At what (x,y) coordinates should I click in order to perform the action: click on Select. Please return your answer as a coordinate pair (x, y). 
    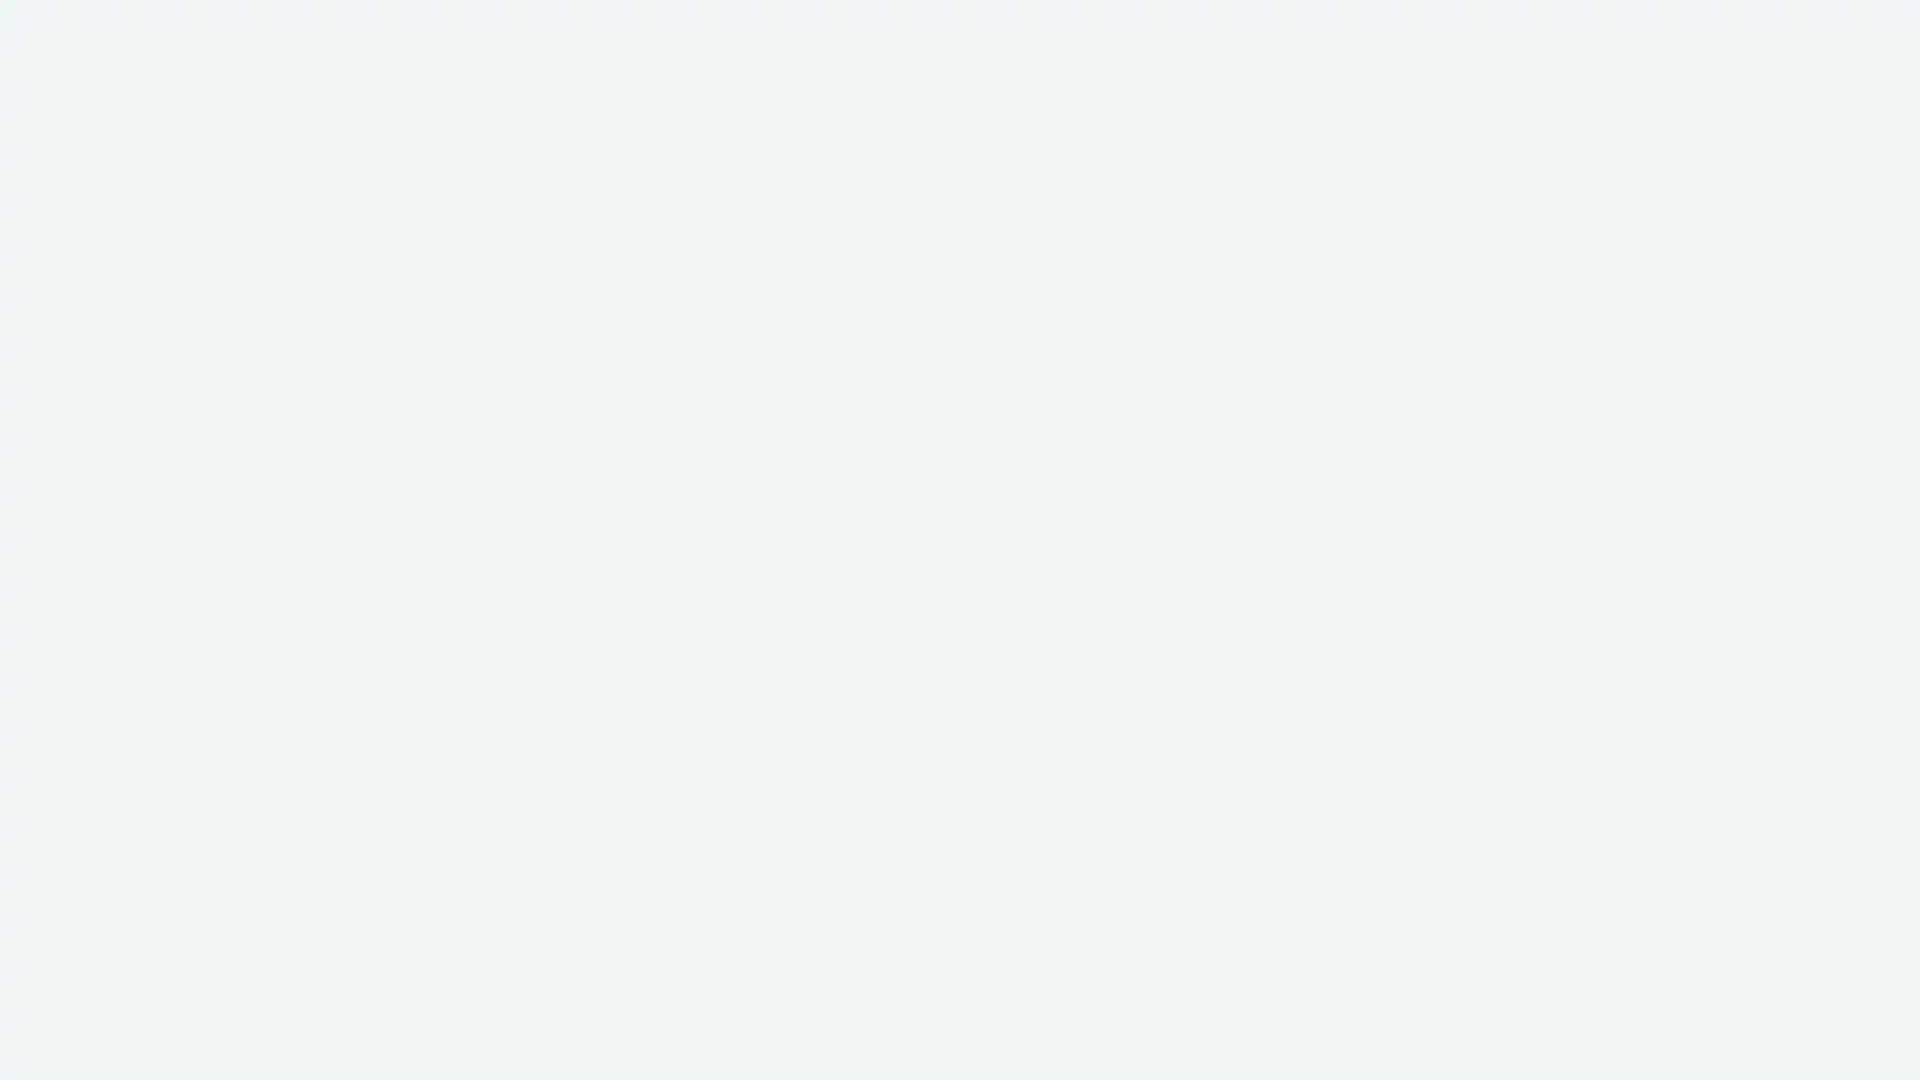
    Looking at the image, I should click on (958, 779).